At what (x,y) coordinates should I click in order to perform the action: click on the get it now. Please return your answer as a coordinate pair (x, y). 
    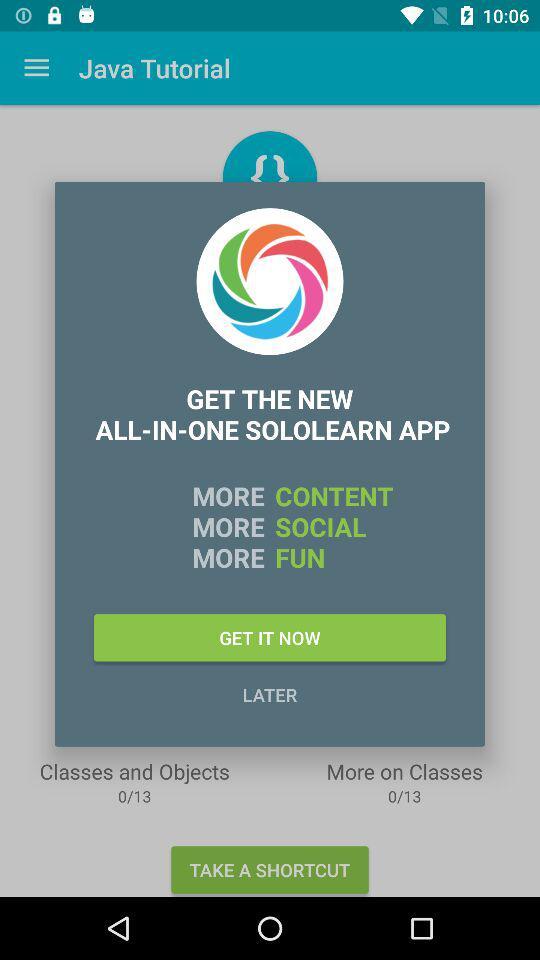
    Looking at the image, I should click on (270, 636).